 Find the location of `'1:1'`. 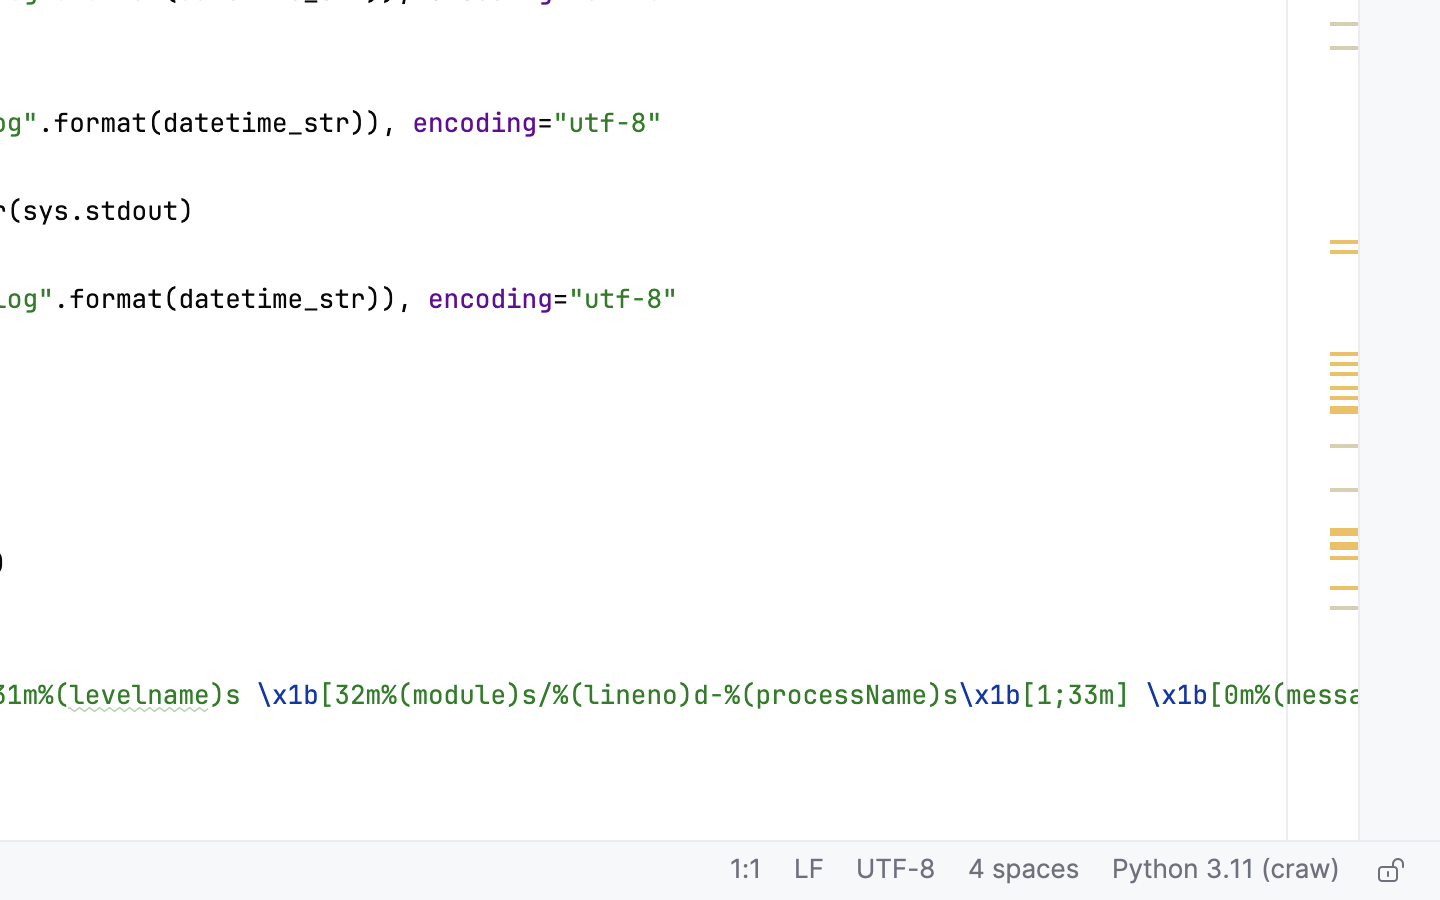

'1:1' is located at coordinates (745, 871).